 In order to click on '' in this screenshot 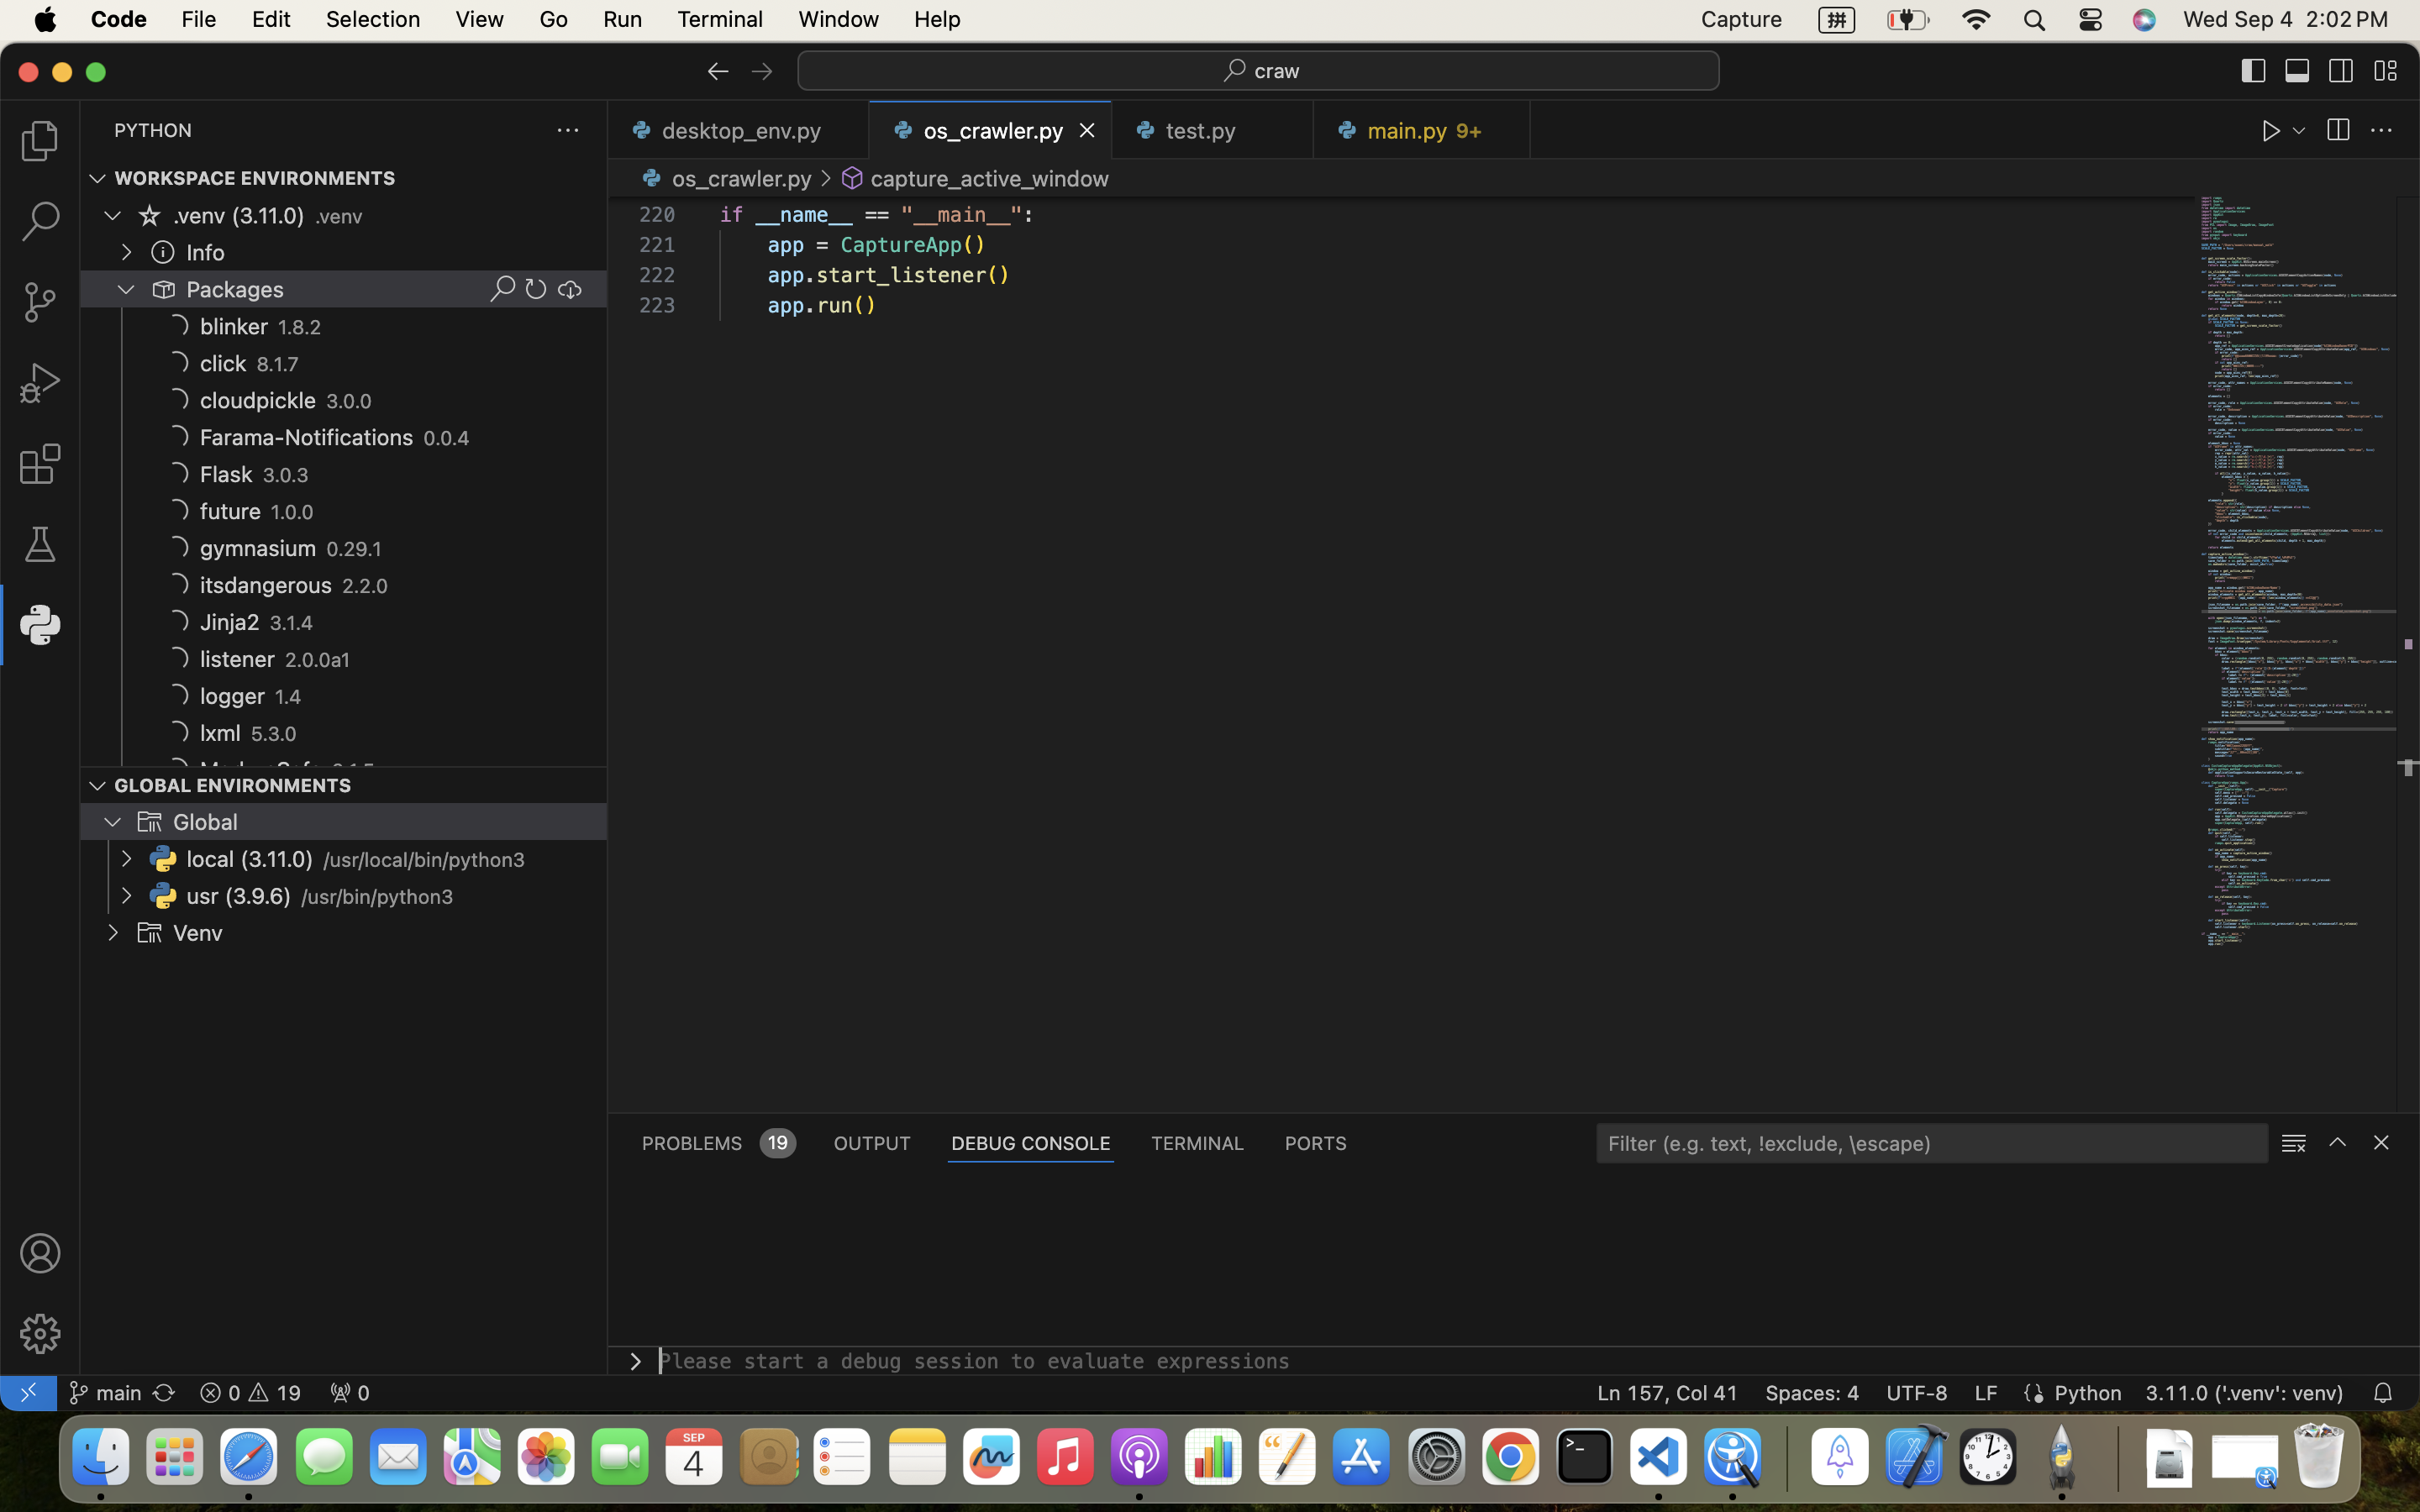, I will do `click(568, 287)`.